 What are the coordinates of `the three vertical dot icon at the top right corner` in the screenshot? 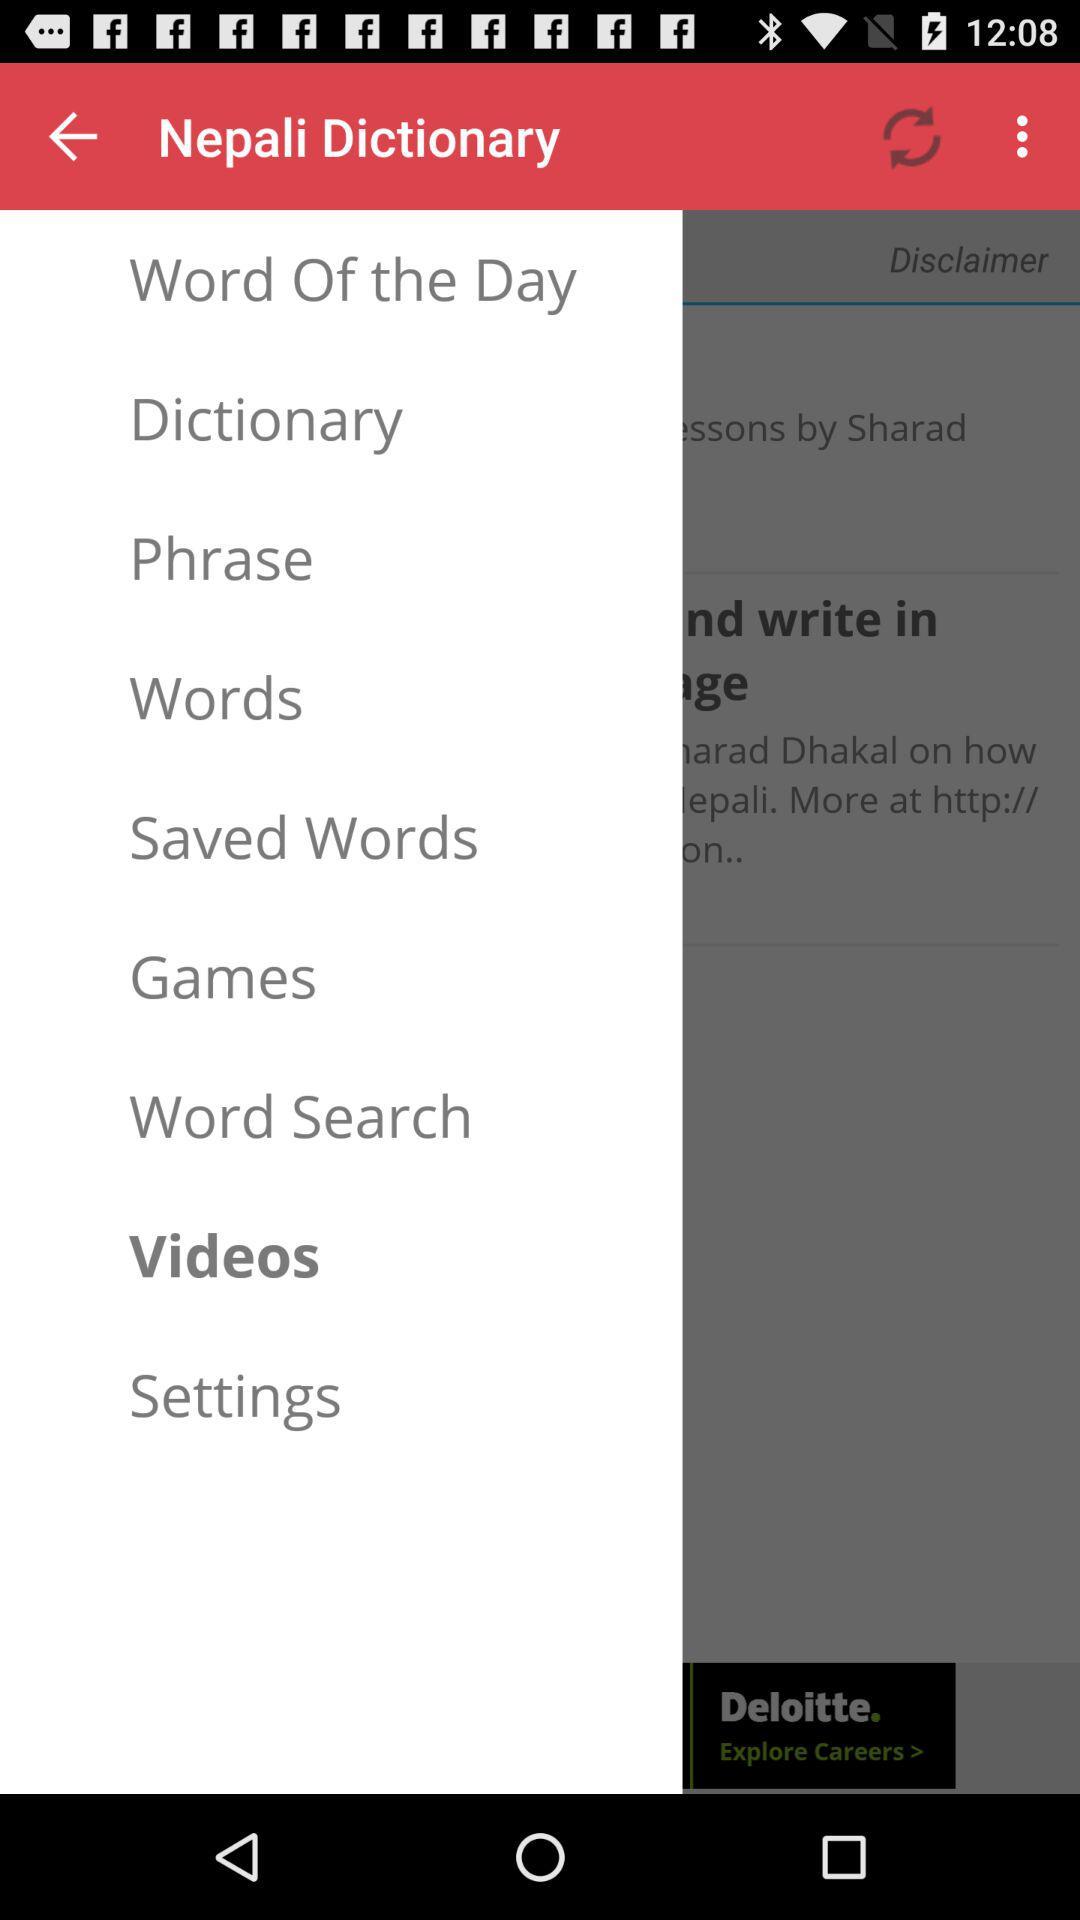 It's located at (1027, 136).